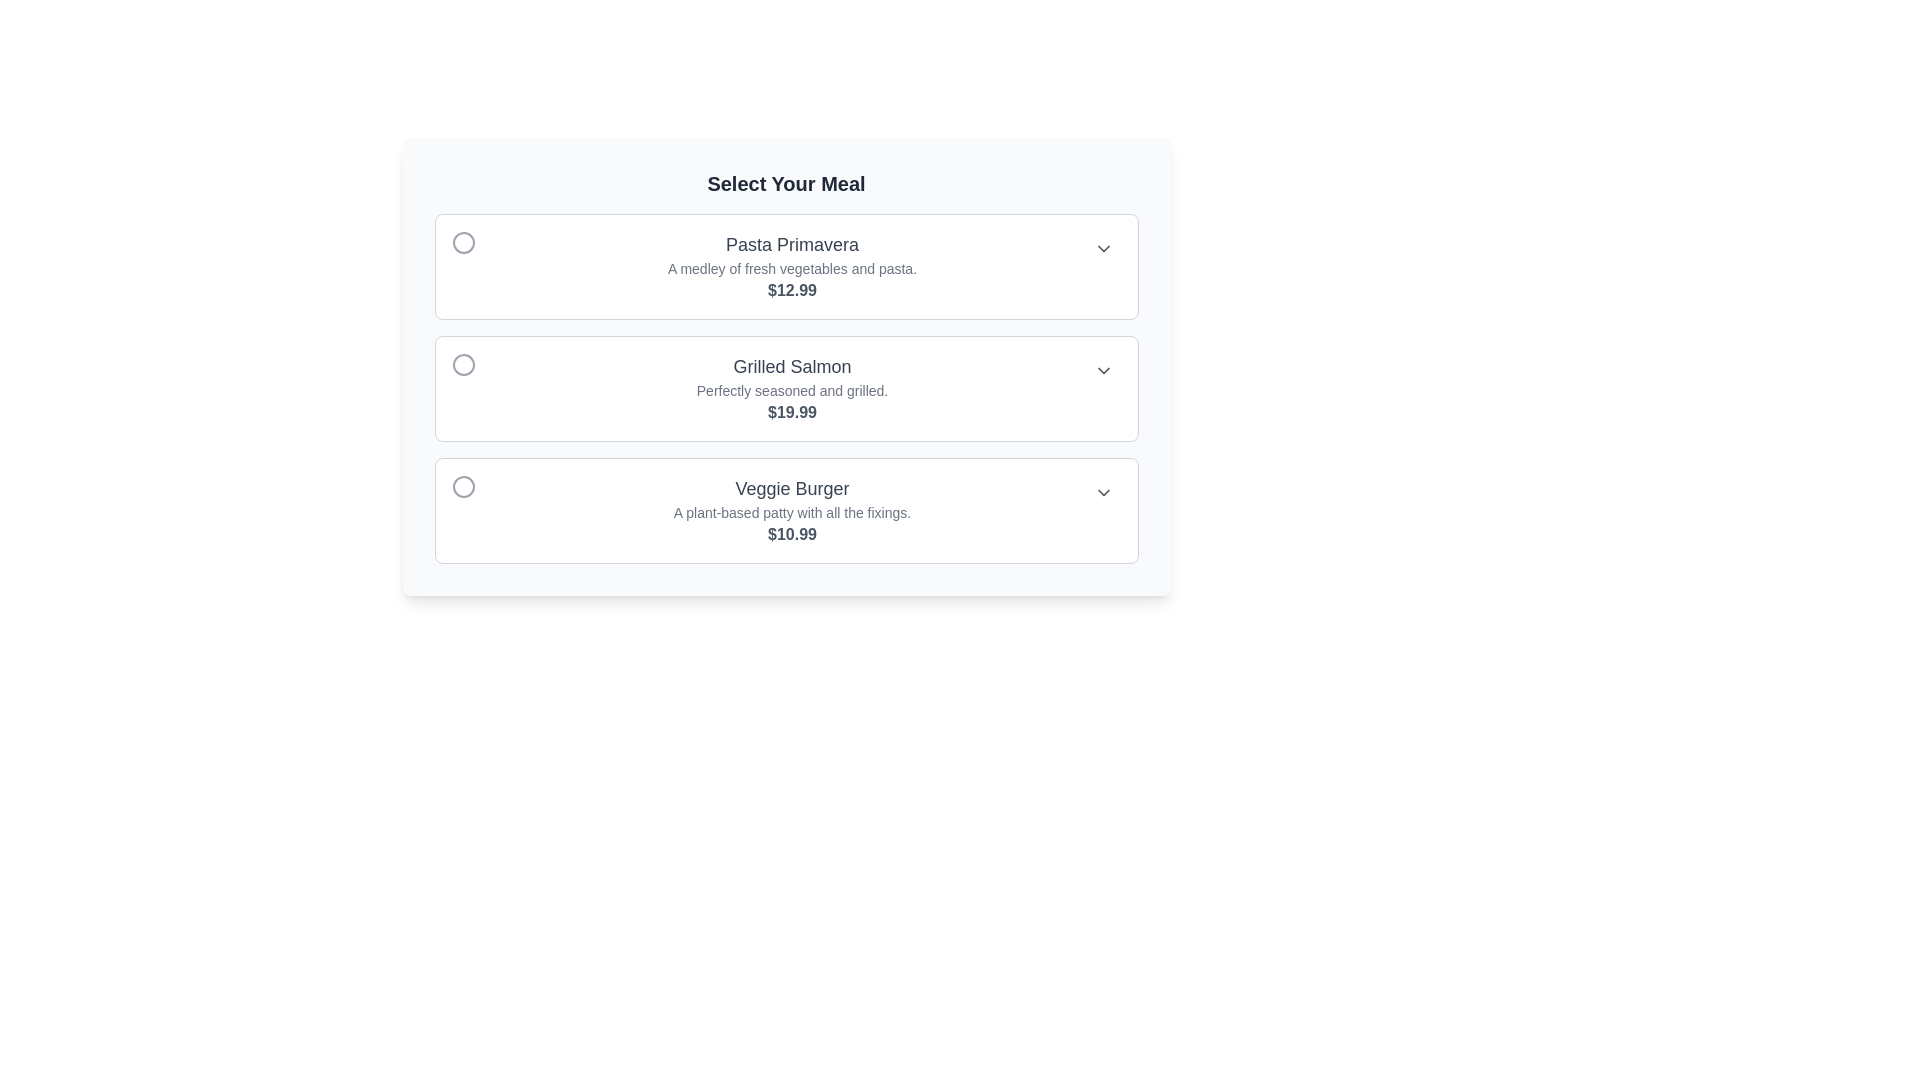 Image resolution: width=1920 pixels, height=1080 pixels. I want to click on the radio button for the list item 'Pasta Primavera', so click(462, 242).